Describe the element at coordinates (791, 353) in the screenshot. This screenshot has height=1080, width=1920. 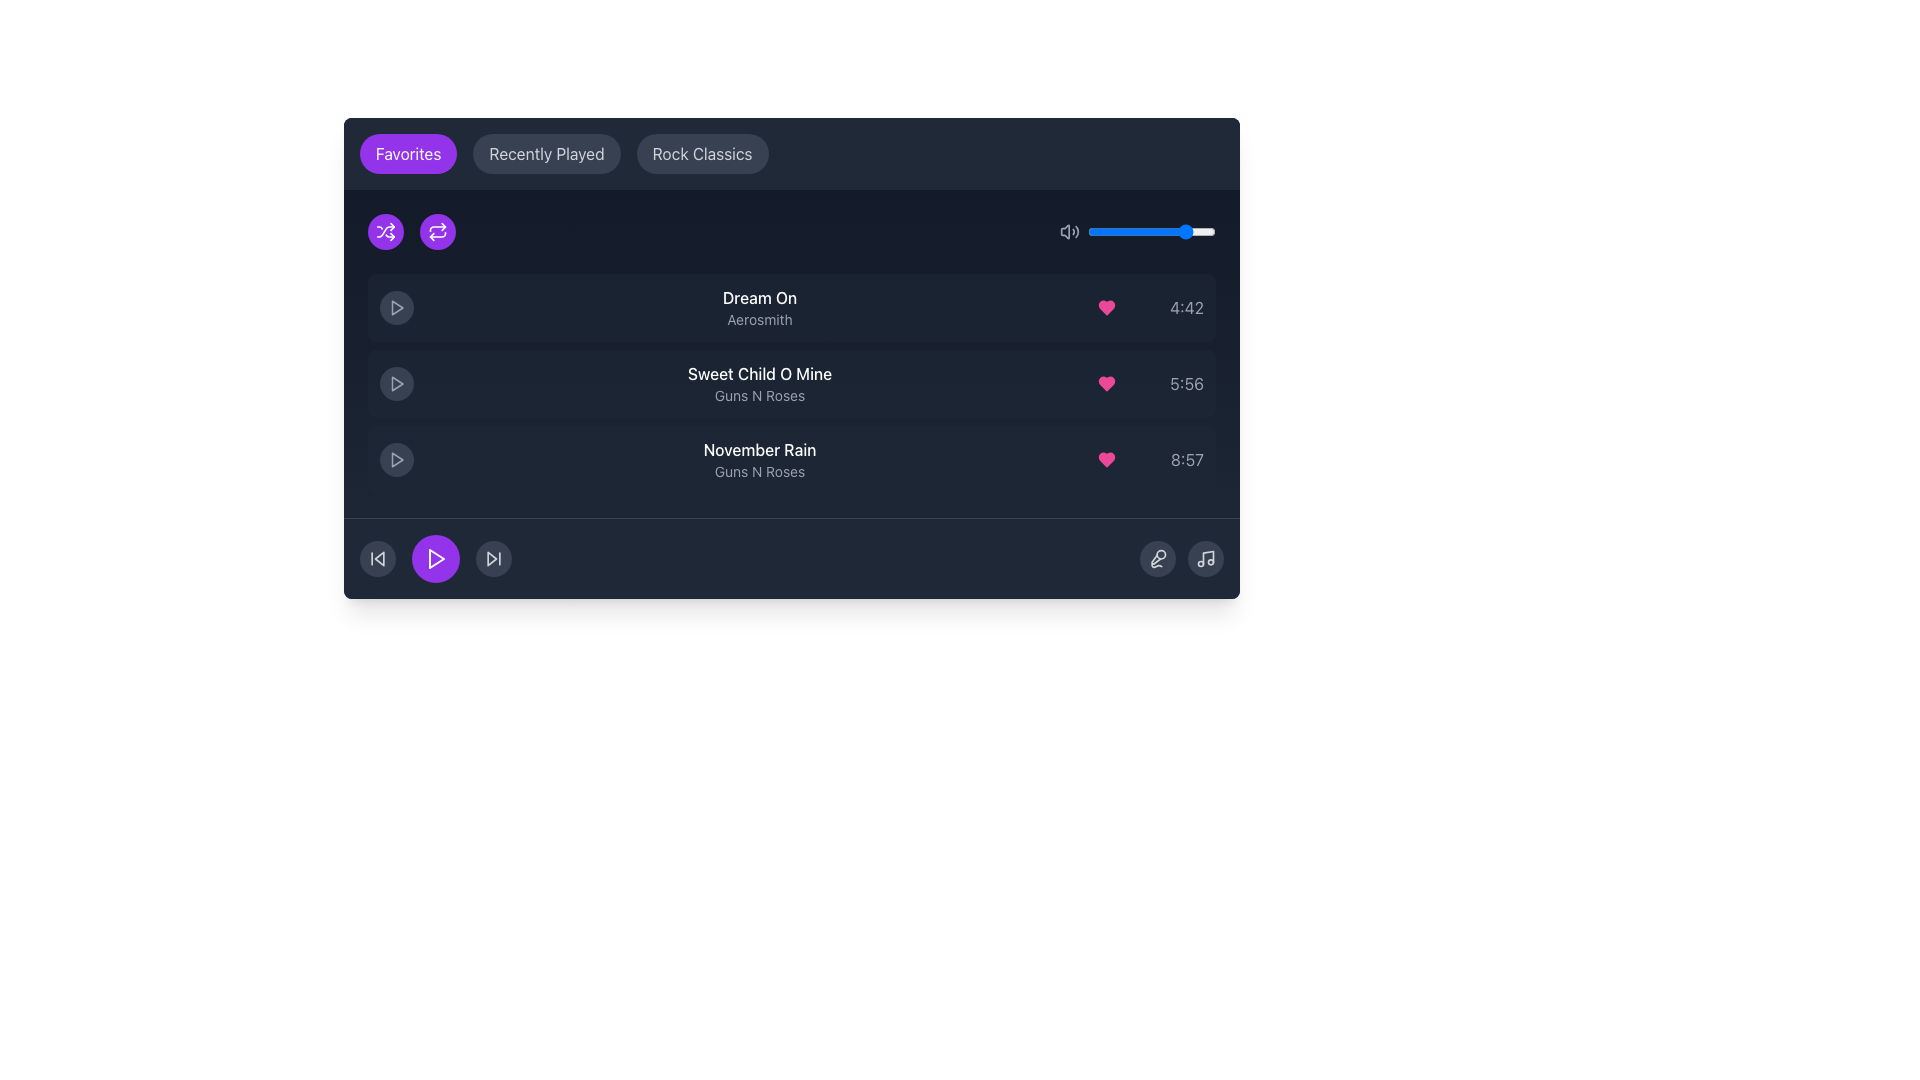
I see `to select a song from the interactive song list located in the middle section of the music player interface` at that location.